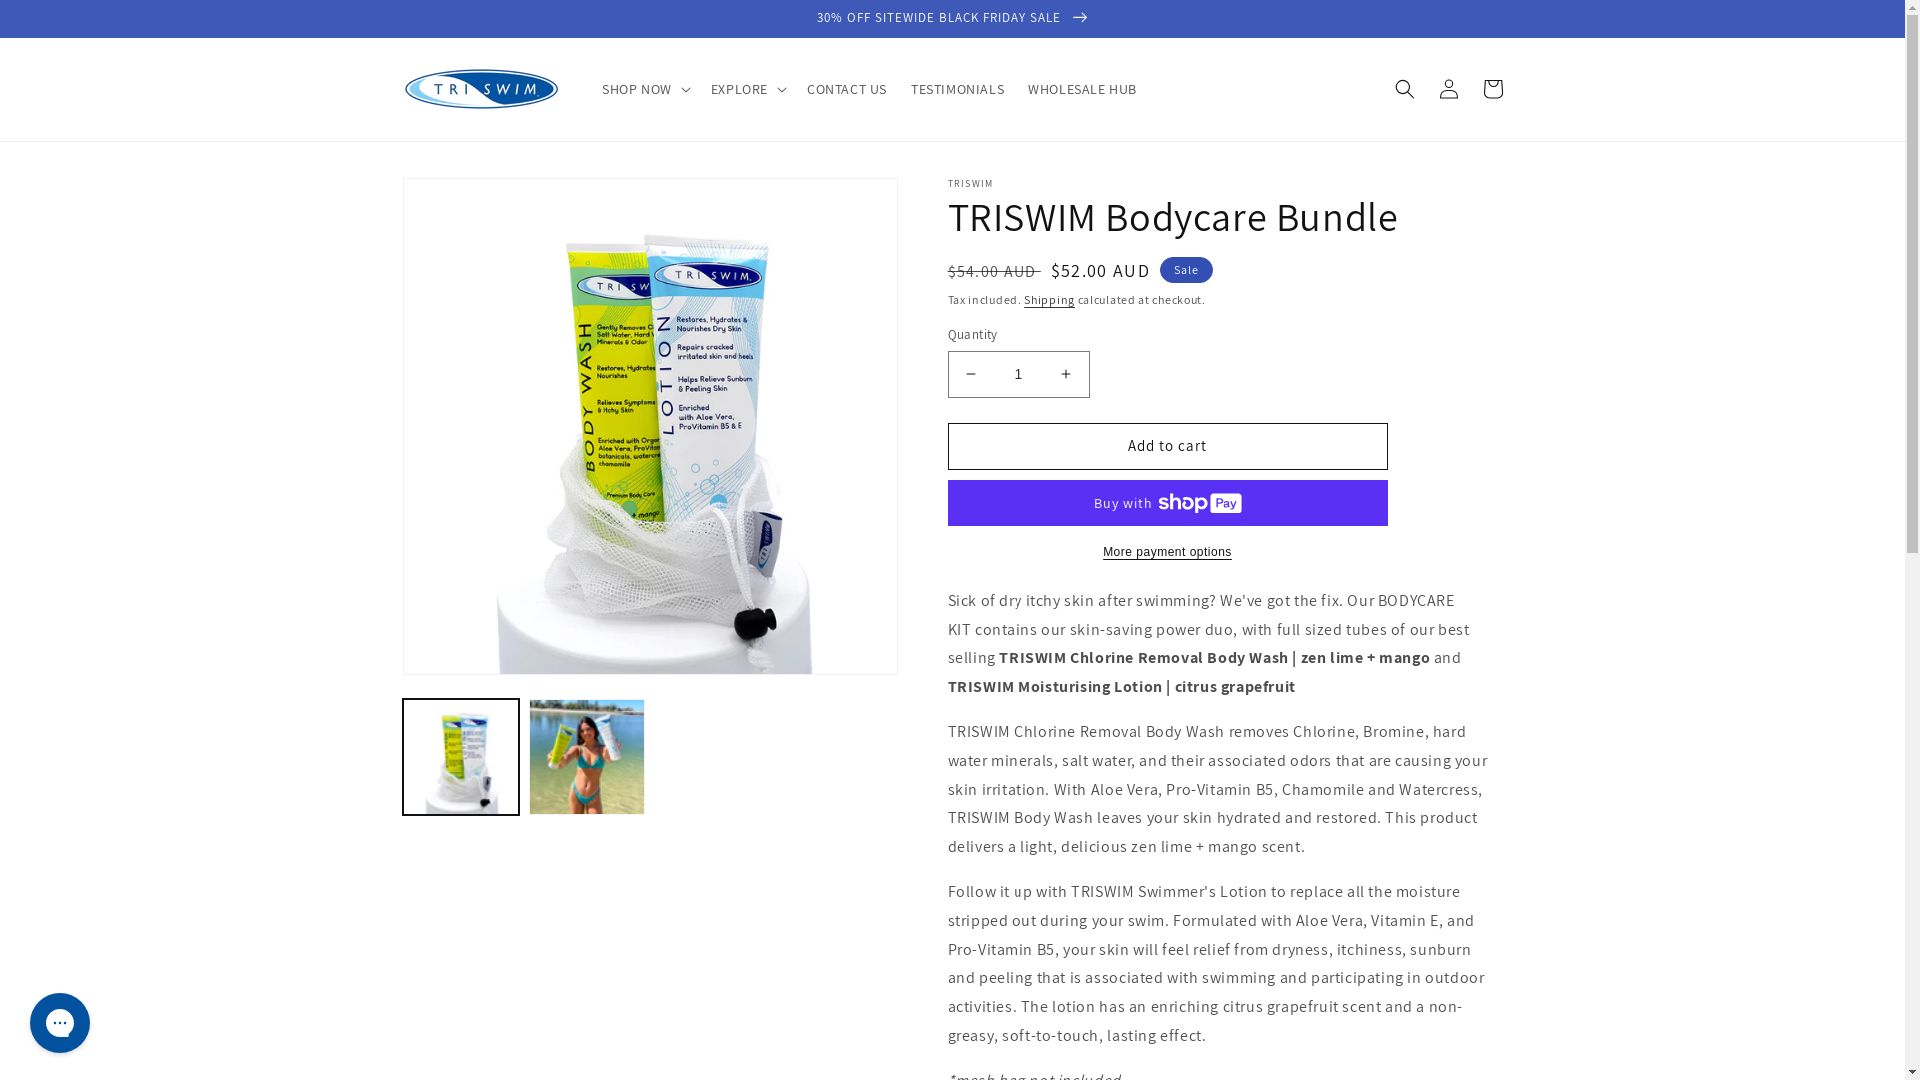 The width and height of the screenshot is (1920, 1080). I want to click on 'Cart', so click(1492, 87).